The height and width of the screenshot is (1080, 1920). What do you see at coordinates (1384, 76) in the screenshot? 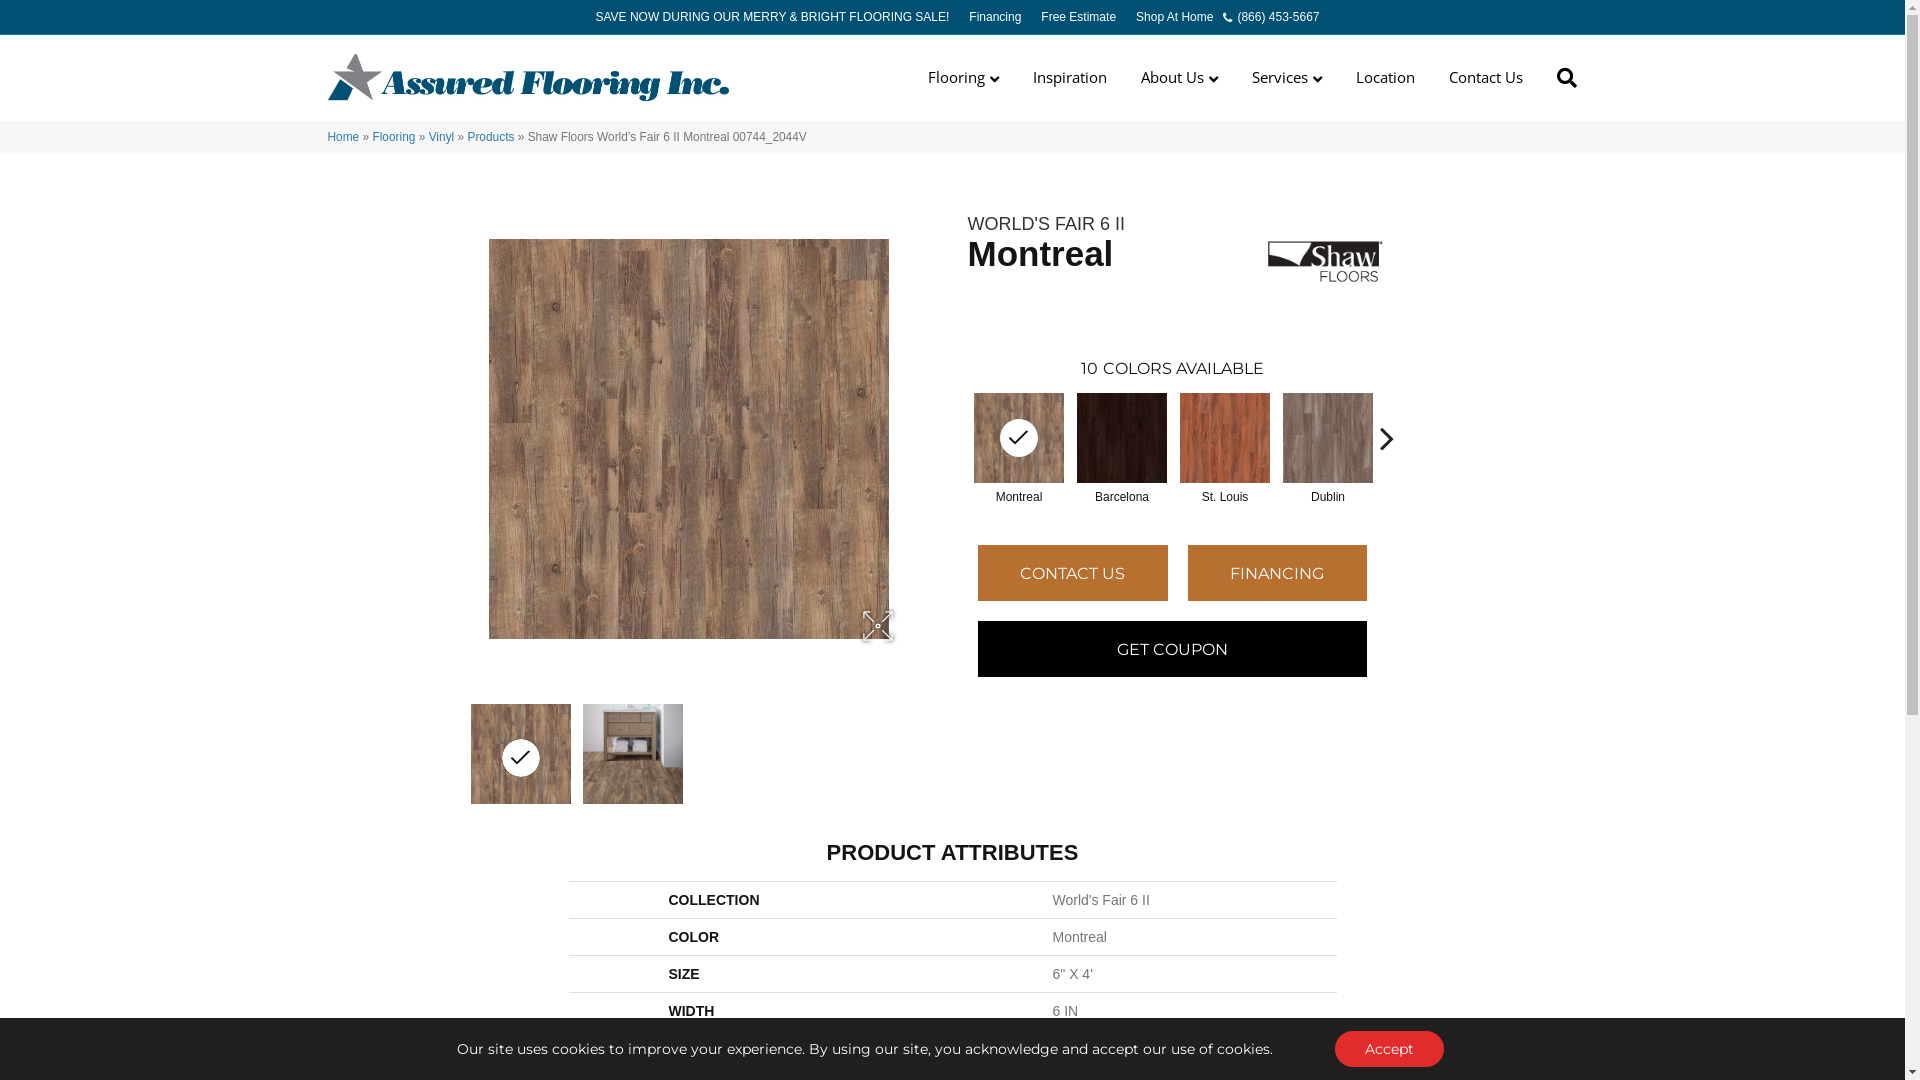
I see `'Location'` at bounding box center [1384, 76].